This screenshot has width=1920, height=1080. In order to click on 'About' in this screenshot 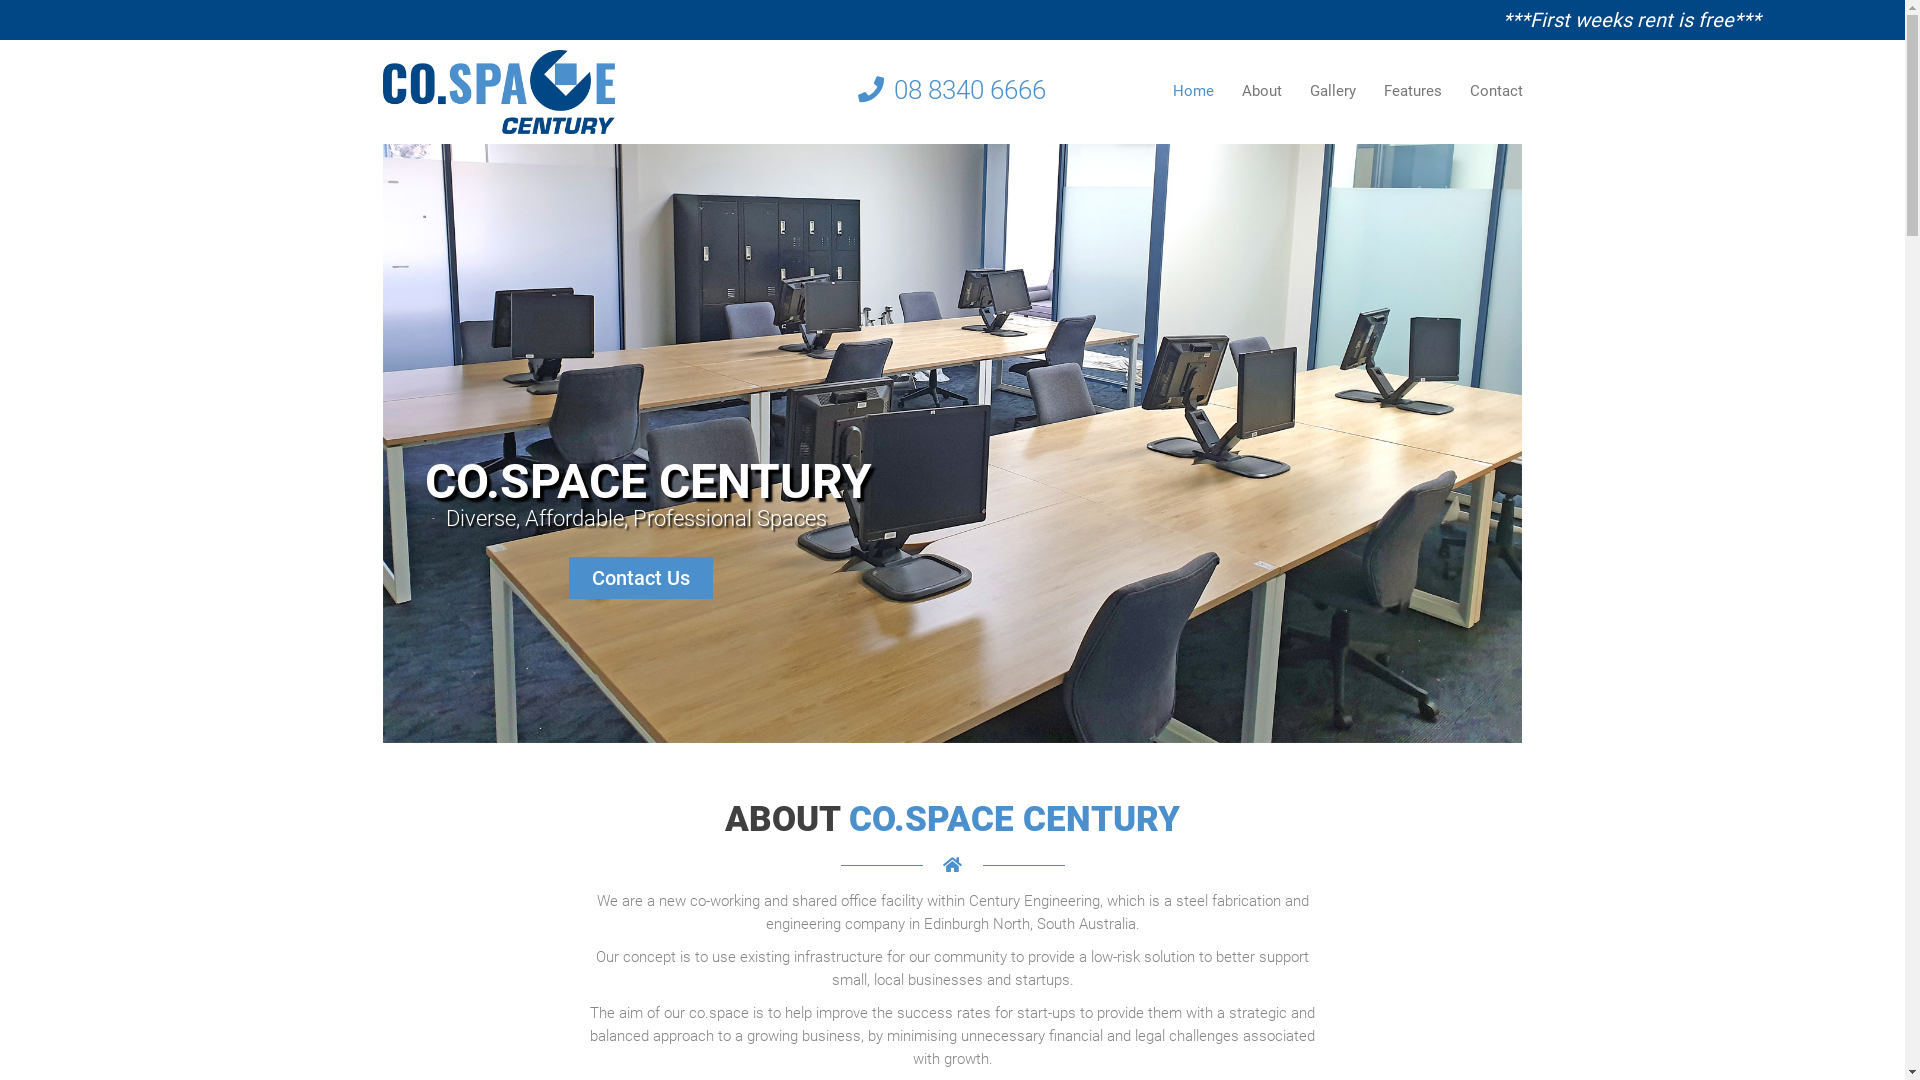, I will do `click(1227, 91)`.